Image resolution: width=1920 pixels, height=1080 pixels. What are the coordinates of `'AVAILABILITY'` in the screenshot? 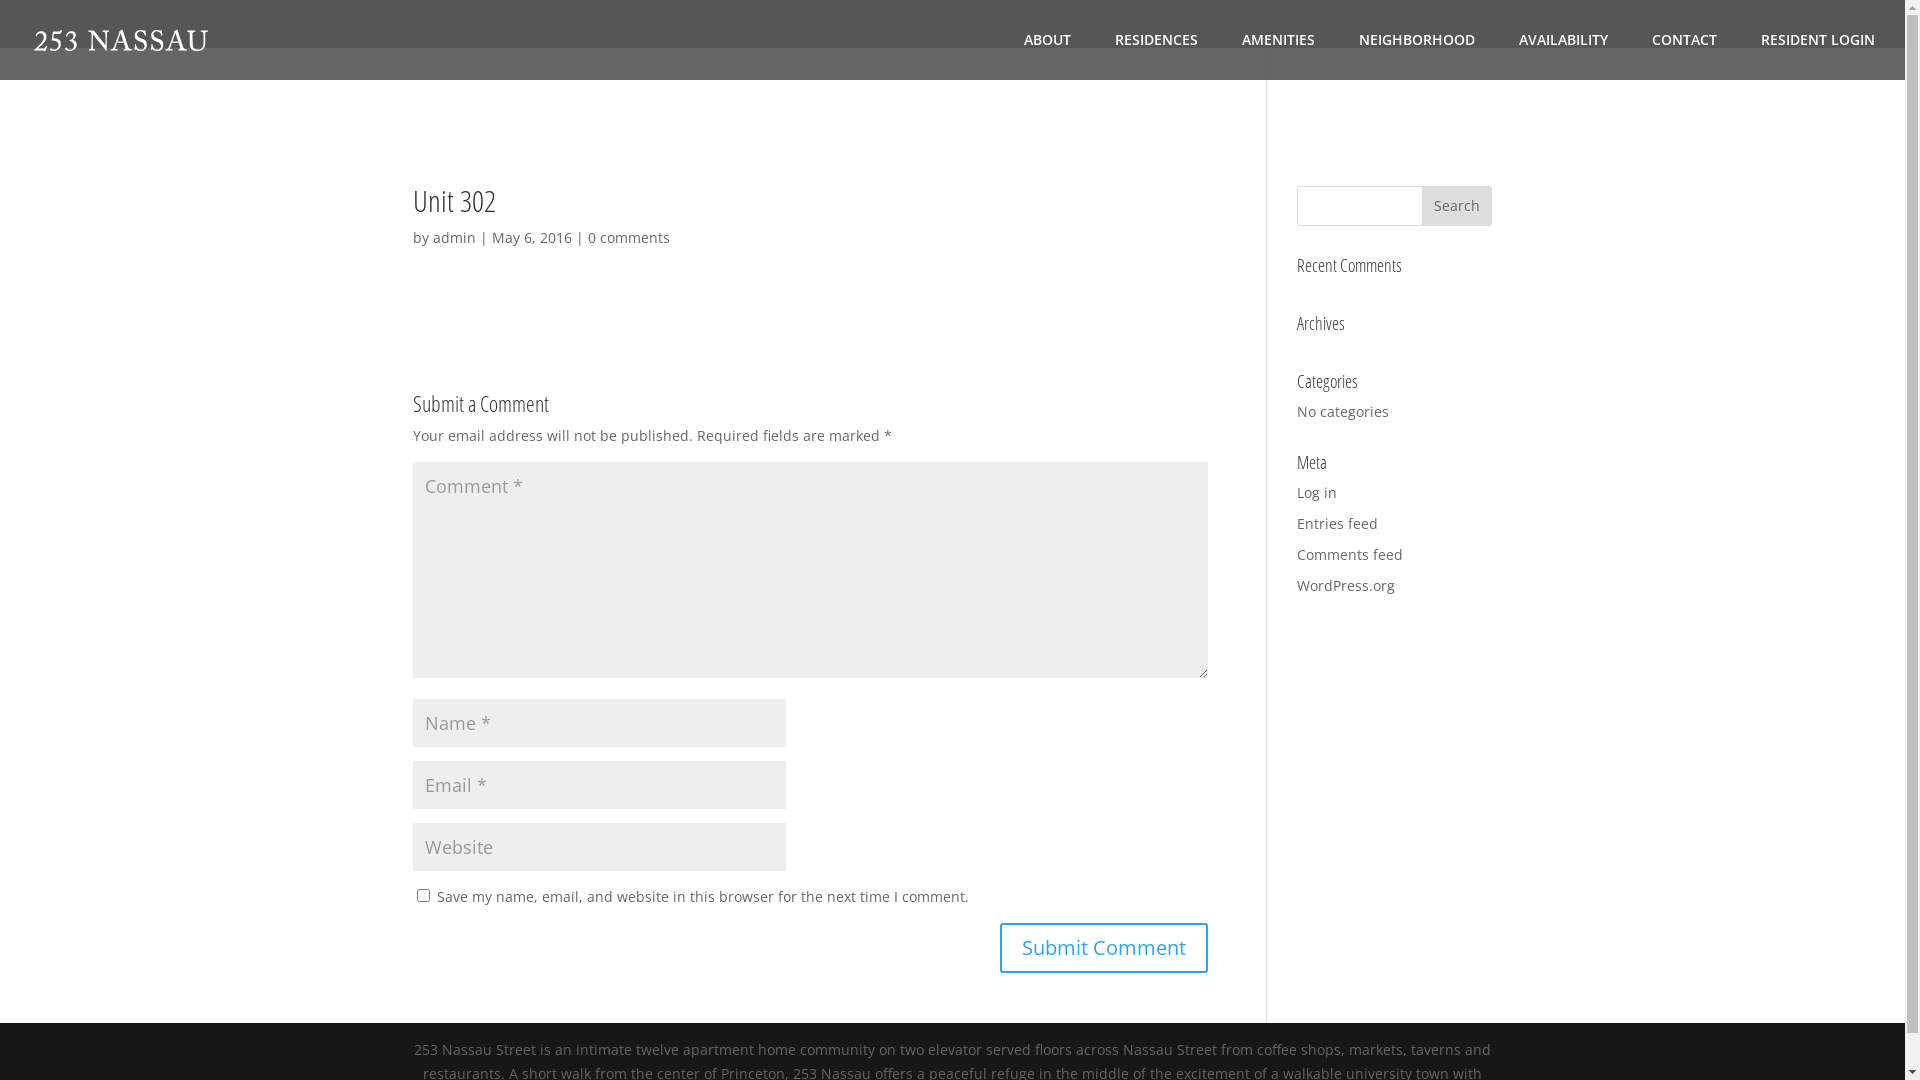 It's located at (1562, 55).